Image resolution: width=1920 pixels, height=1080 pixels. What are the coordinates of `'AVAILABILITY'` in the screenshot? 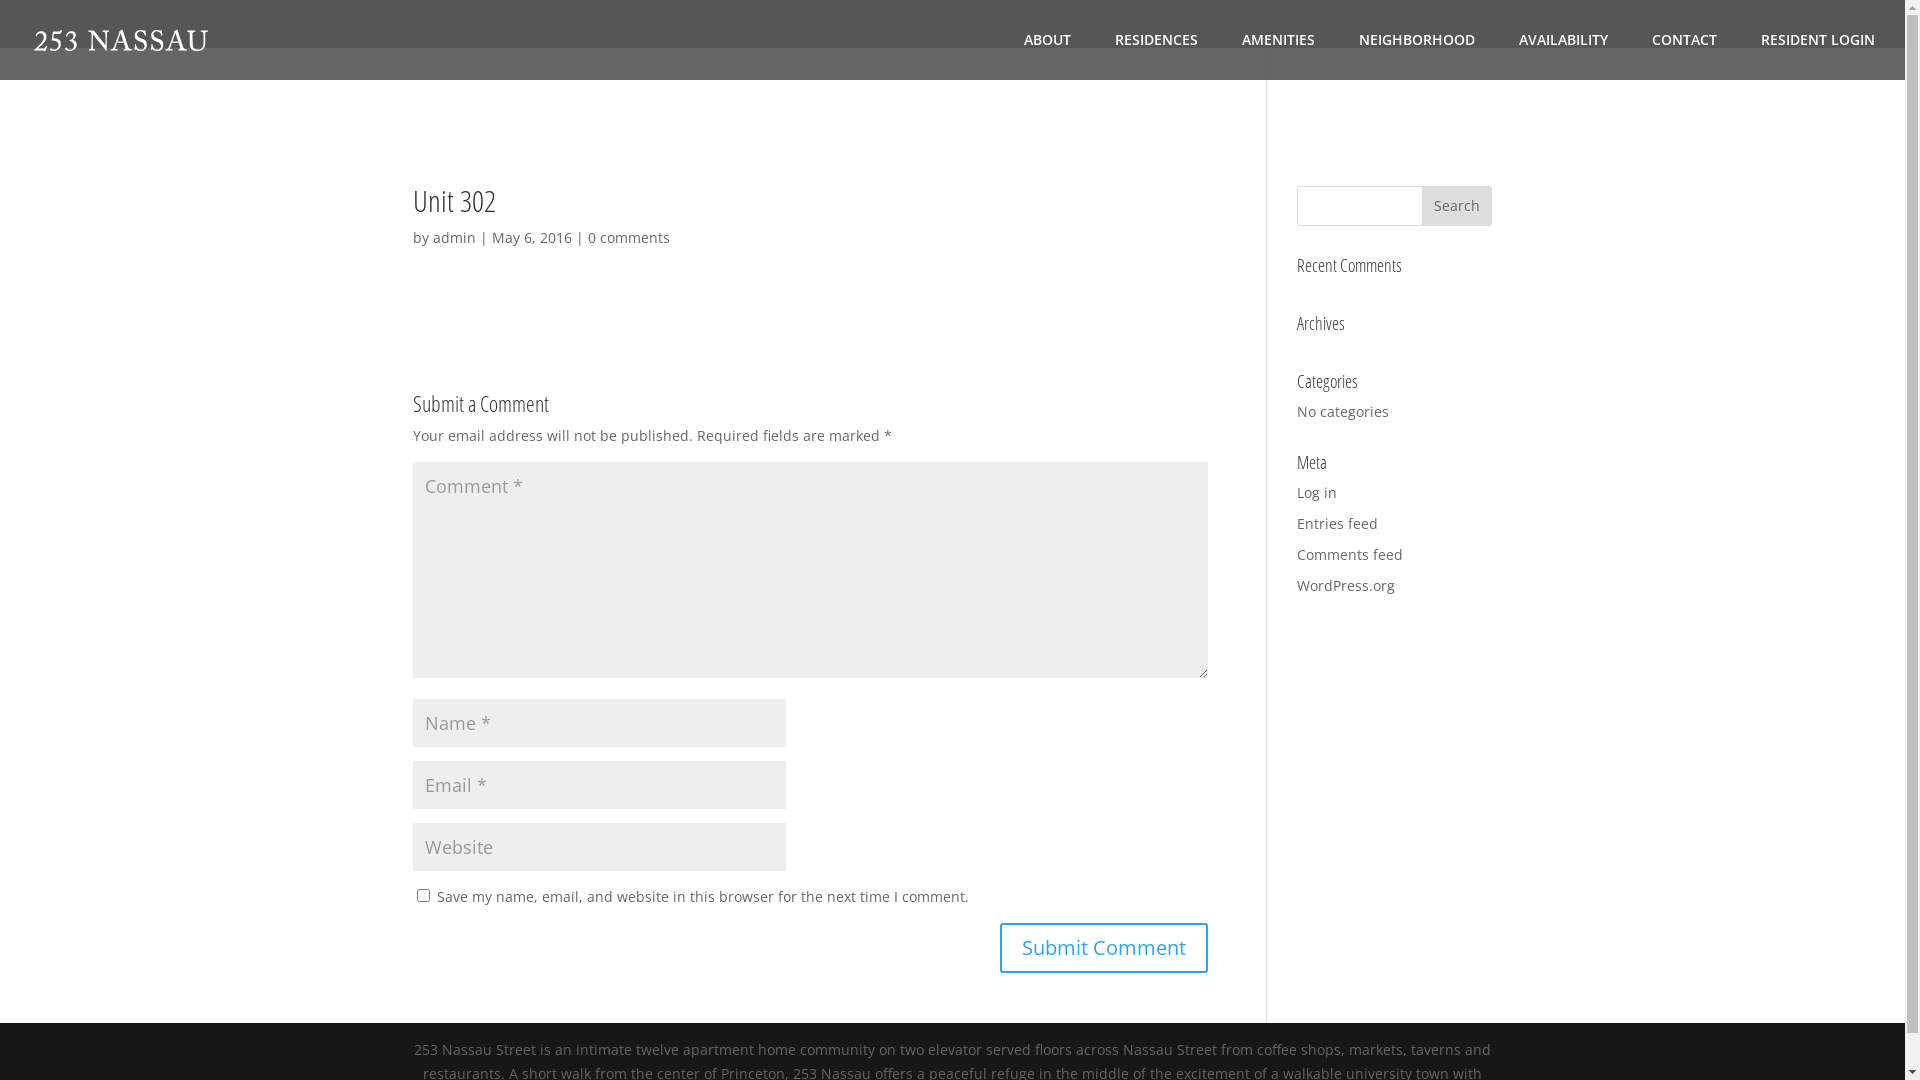 It's located at (1562, 55).